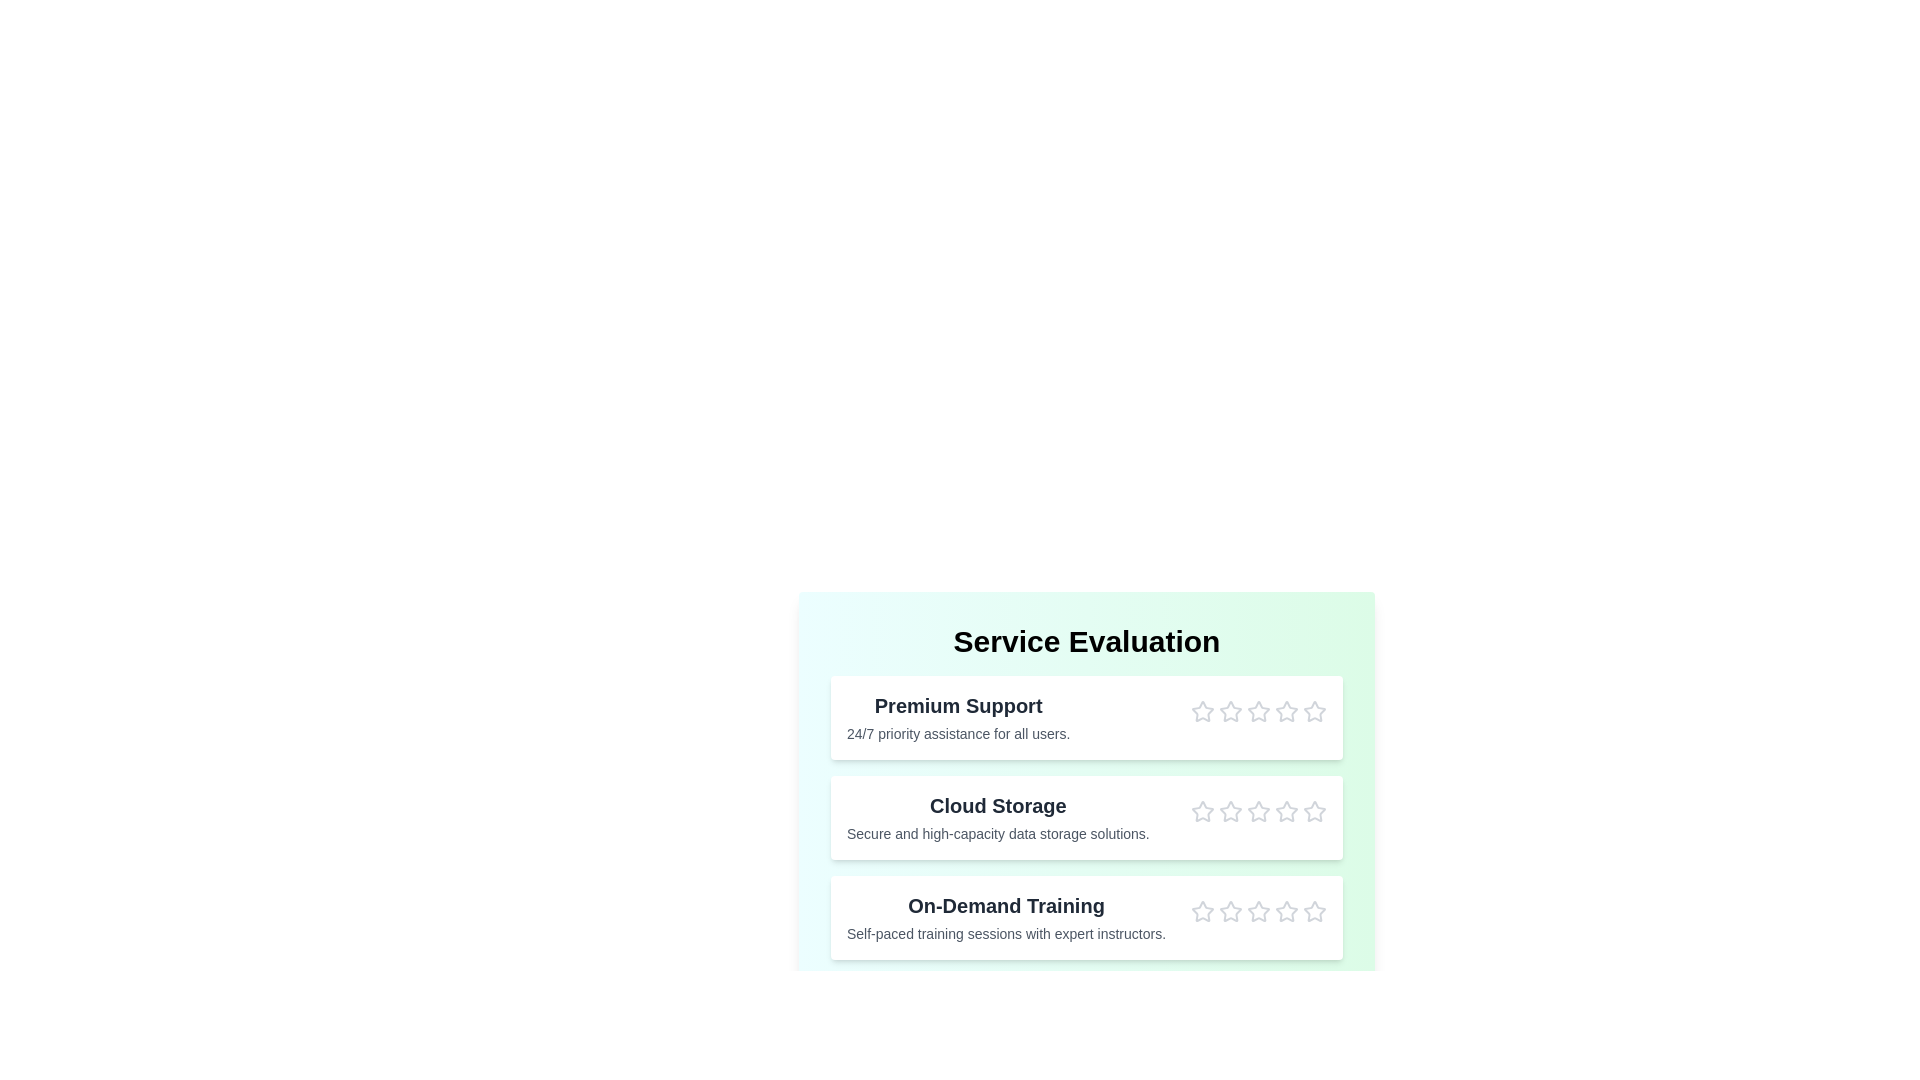 The image size is (1920, 1080). What do you see at coordinates (1257, 711) in the screenshot?
I see `the star corresponding to 3 stars for the Premium Support service` at bounding box center [1257, 711].